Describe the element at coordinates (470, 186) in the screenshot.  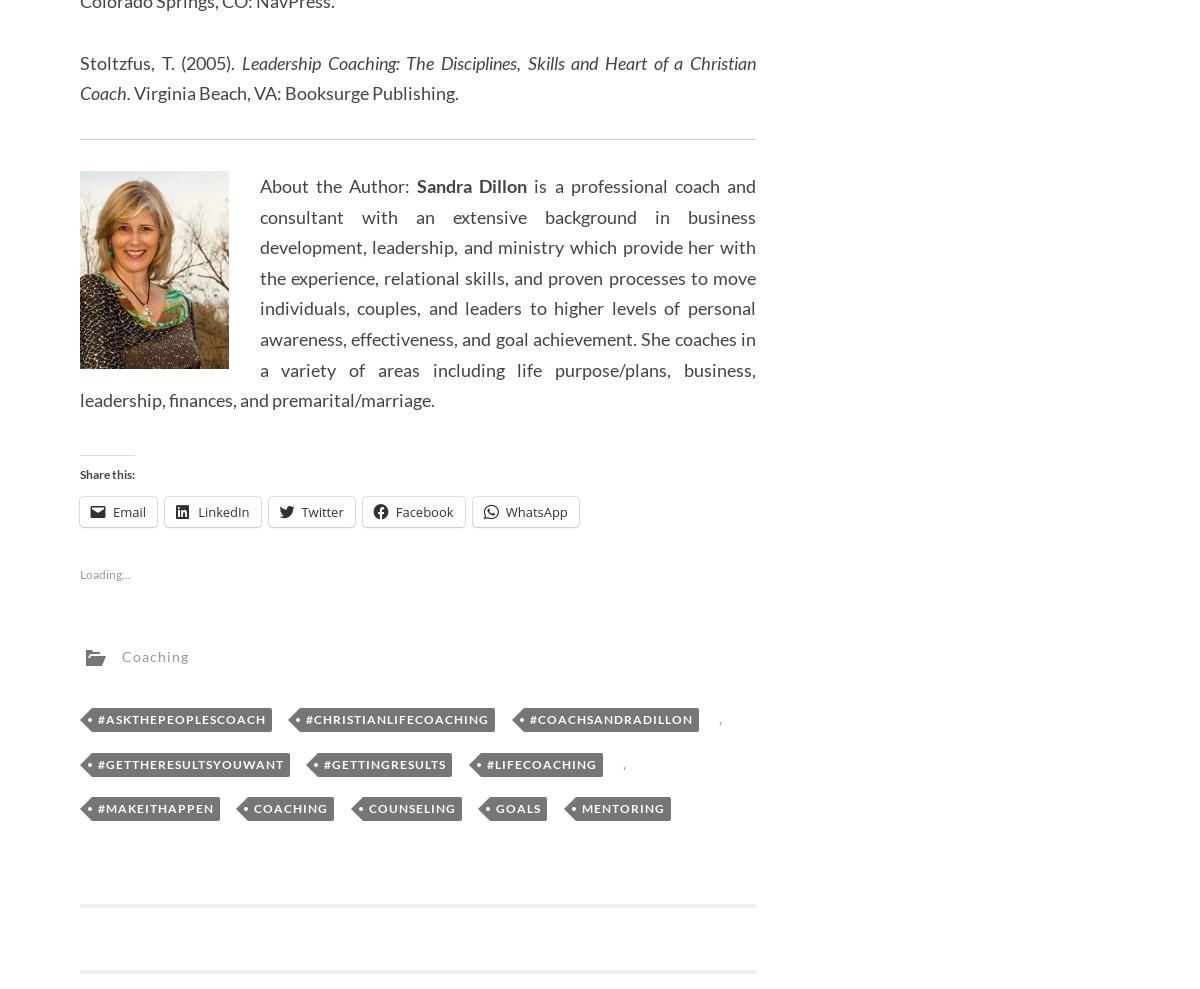
I see `'Sandra Dillon'` at that location.